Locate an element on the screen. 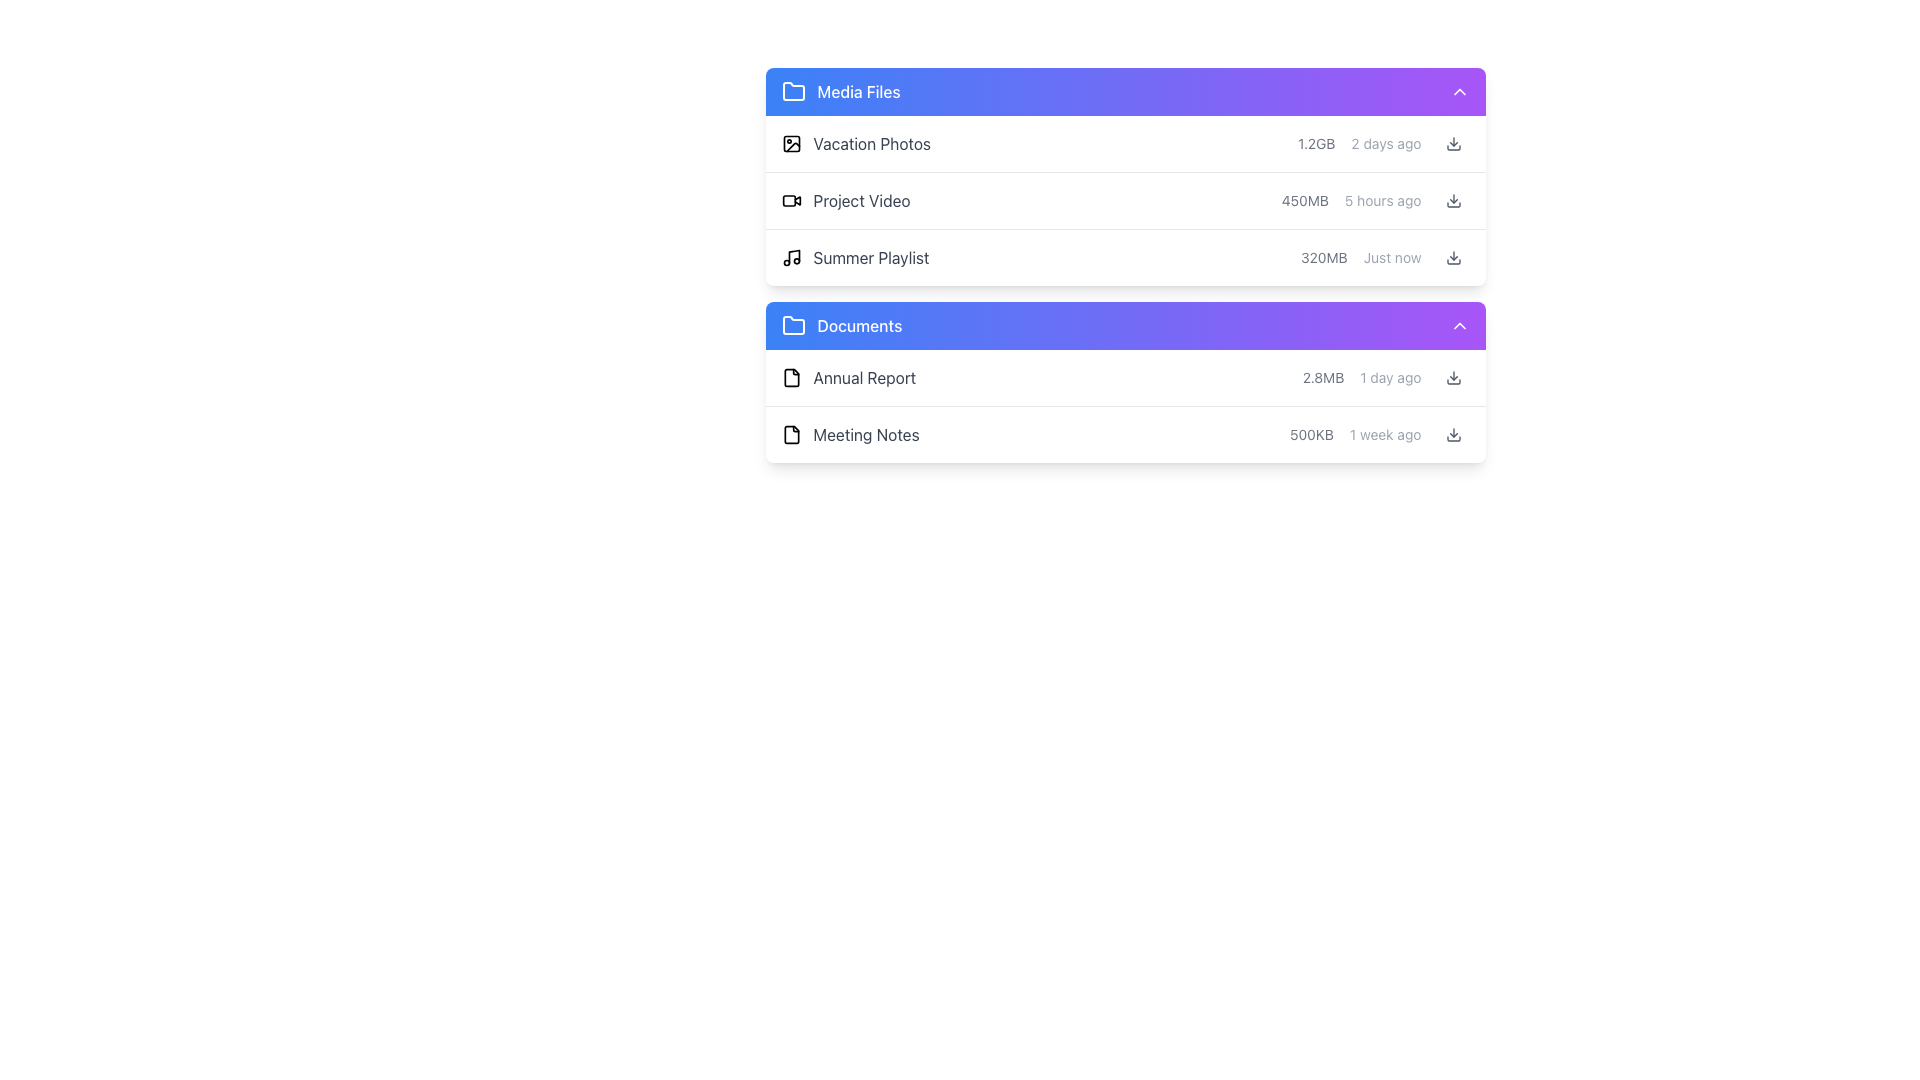  'Documents' label which is styled with medium font weight and located in a highlighted row under a gradient blue-purple background, following a folder icon in a list interface is located at coordinates (859, 325).